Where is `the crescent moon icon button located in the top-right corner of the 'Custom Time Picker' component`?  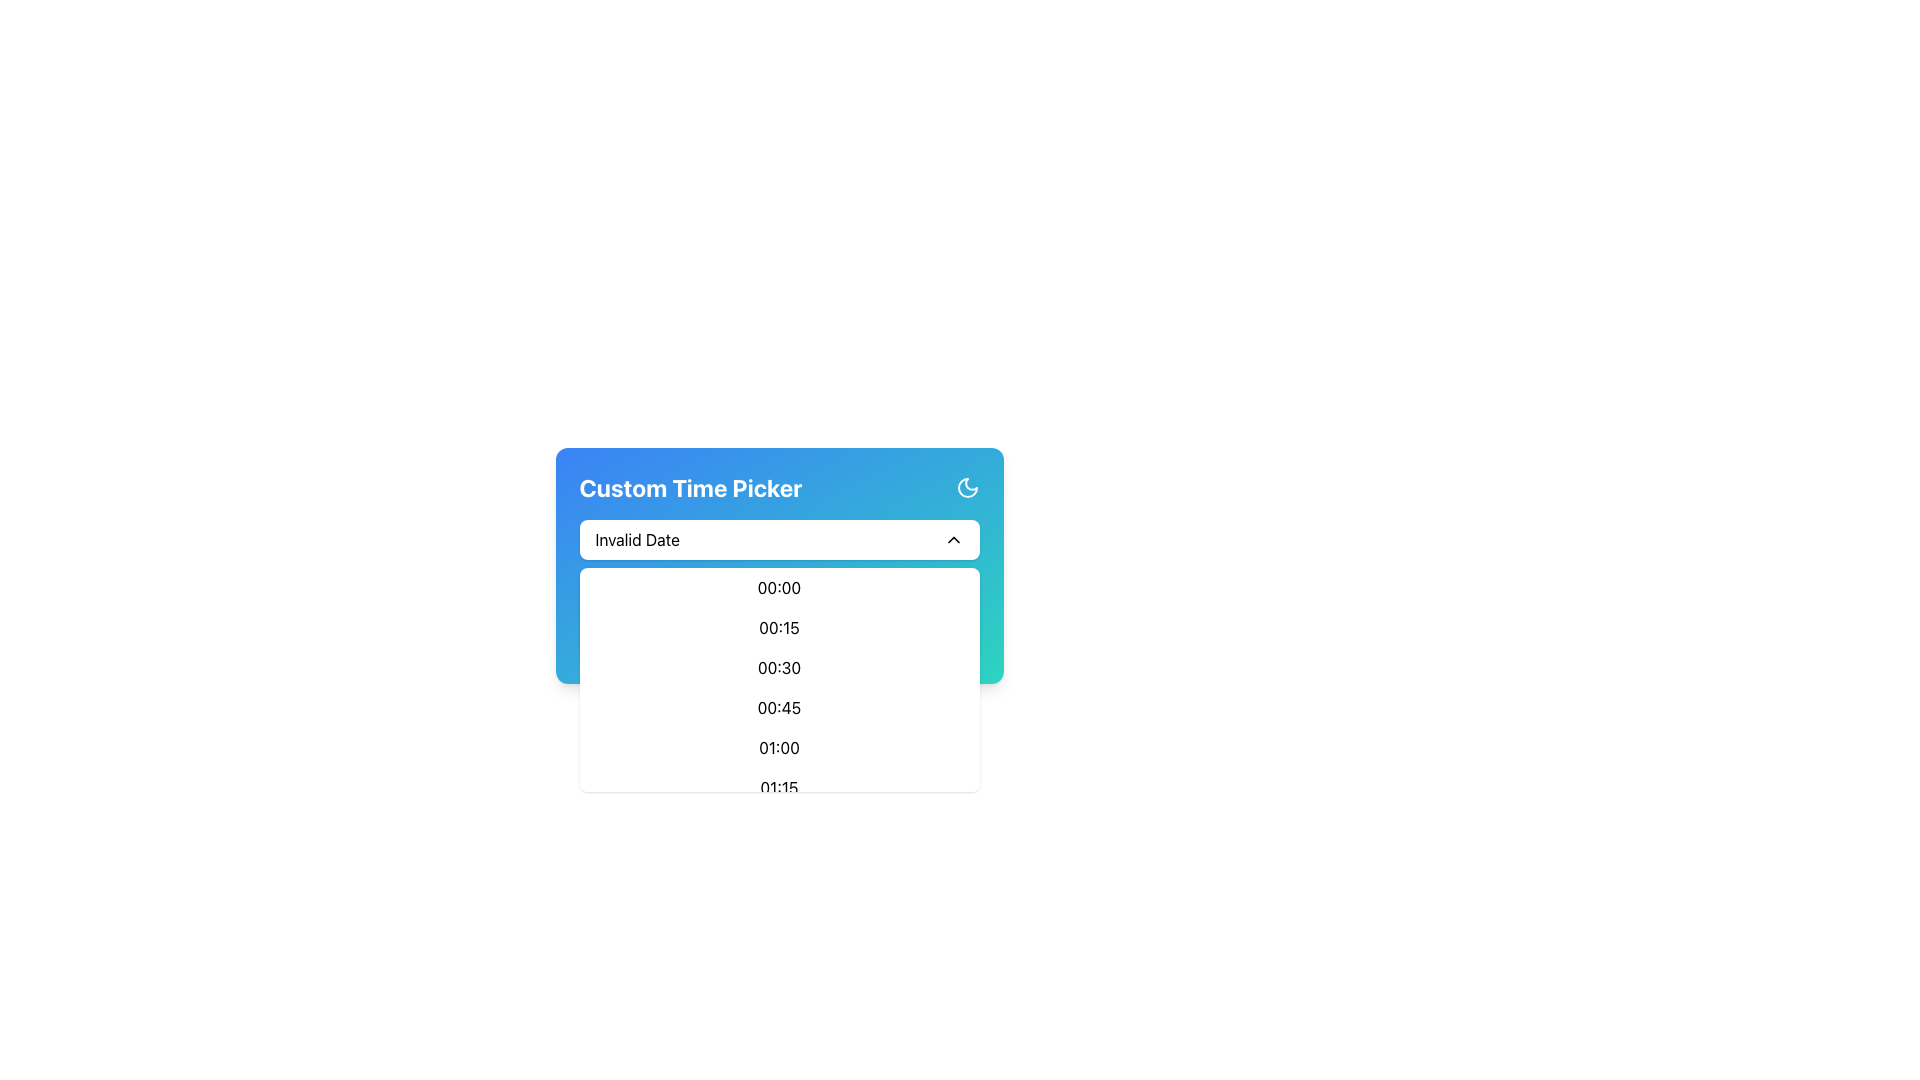
the crescent moon icon button located in the top-right corner of the 'Custom Time Picker' component is located at coordinates (967, 488).